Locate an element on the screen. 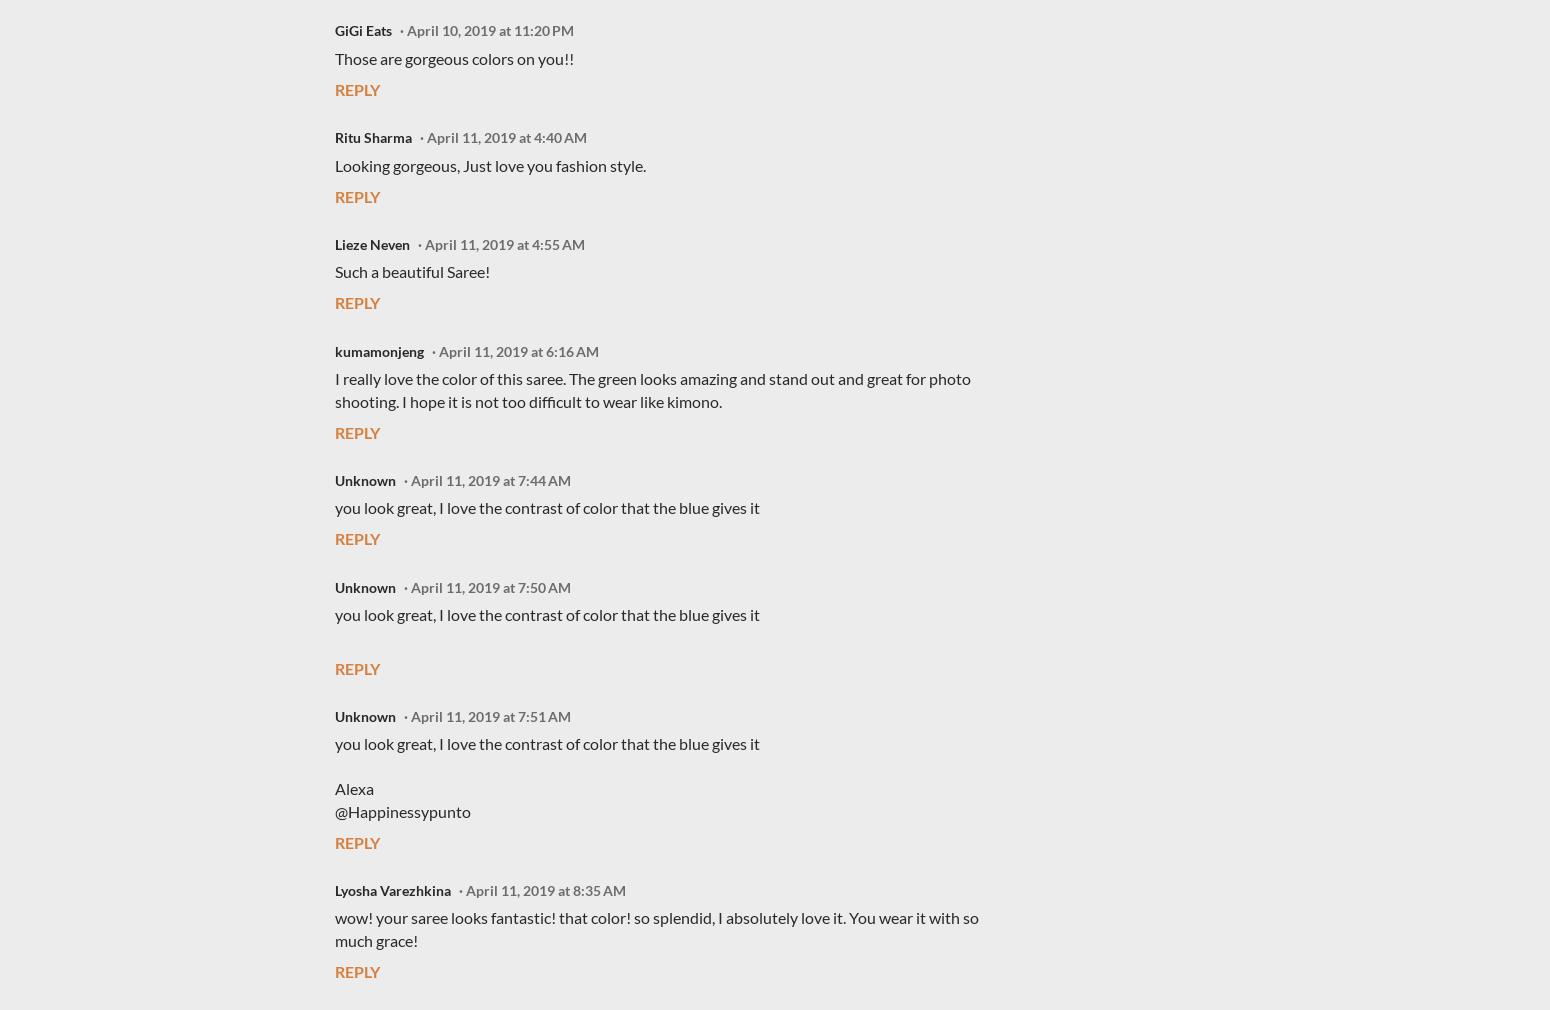 The width and height of the screenshot is (1550, 1010). 'April 11, 2019 at 8:35 AM' is located at coordinates (546, 889).